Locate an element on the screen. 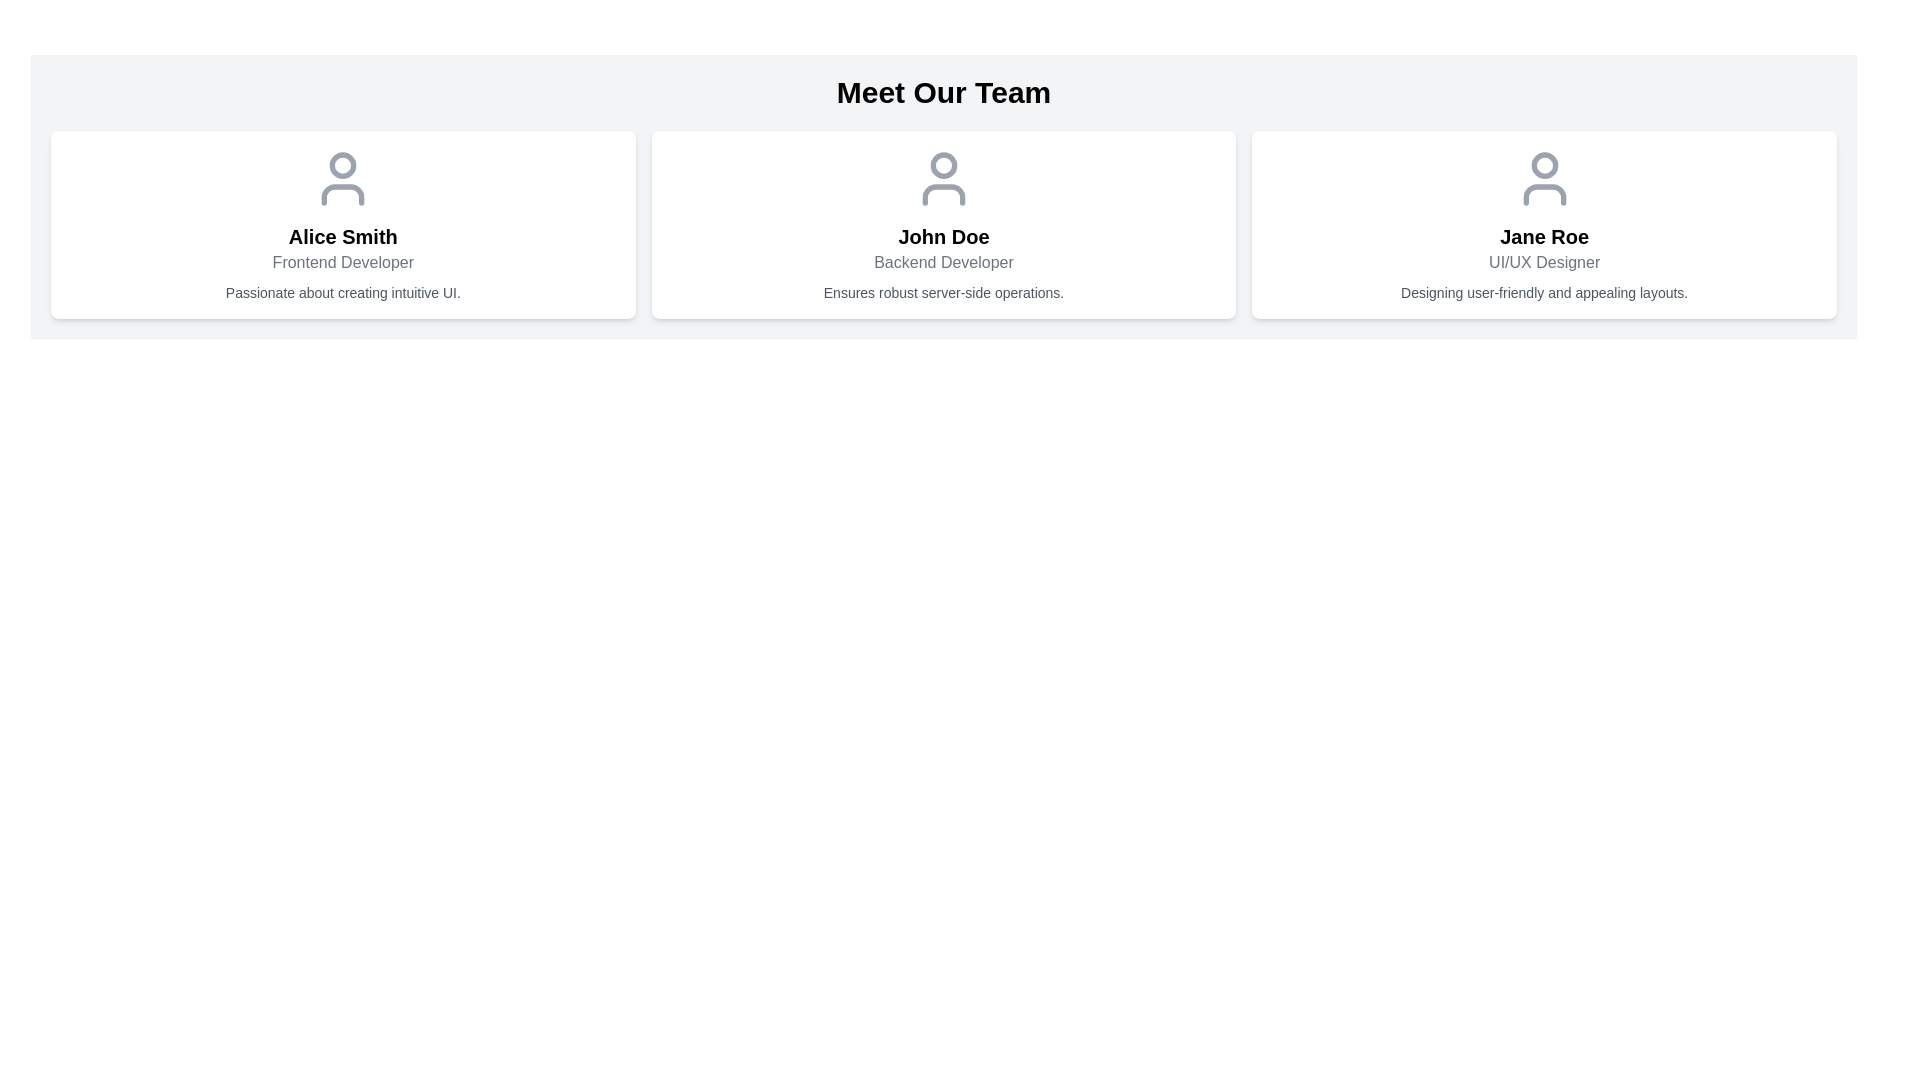 The width and height of the screenshot is (1920, 1080). text label displaying the name 'Alice Smith' located under the avatar icon in the leftmost card of the 'Meet Our Team' section is located at coordinates (343, 235).